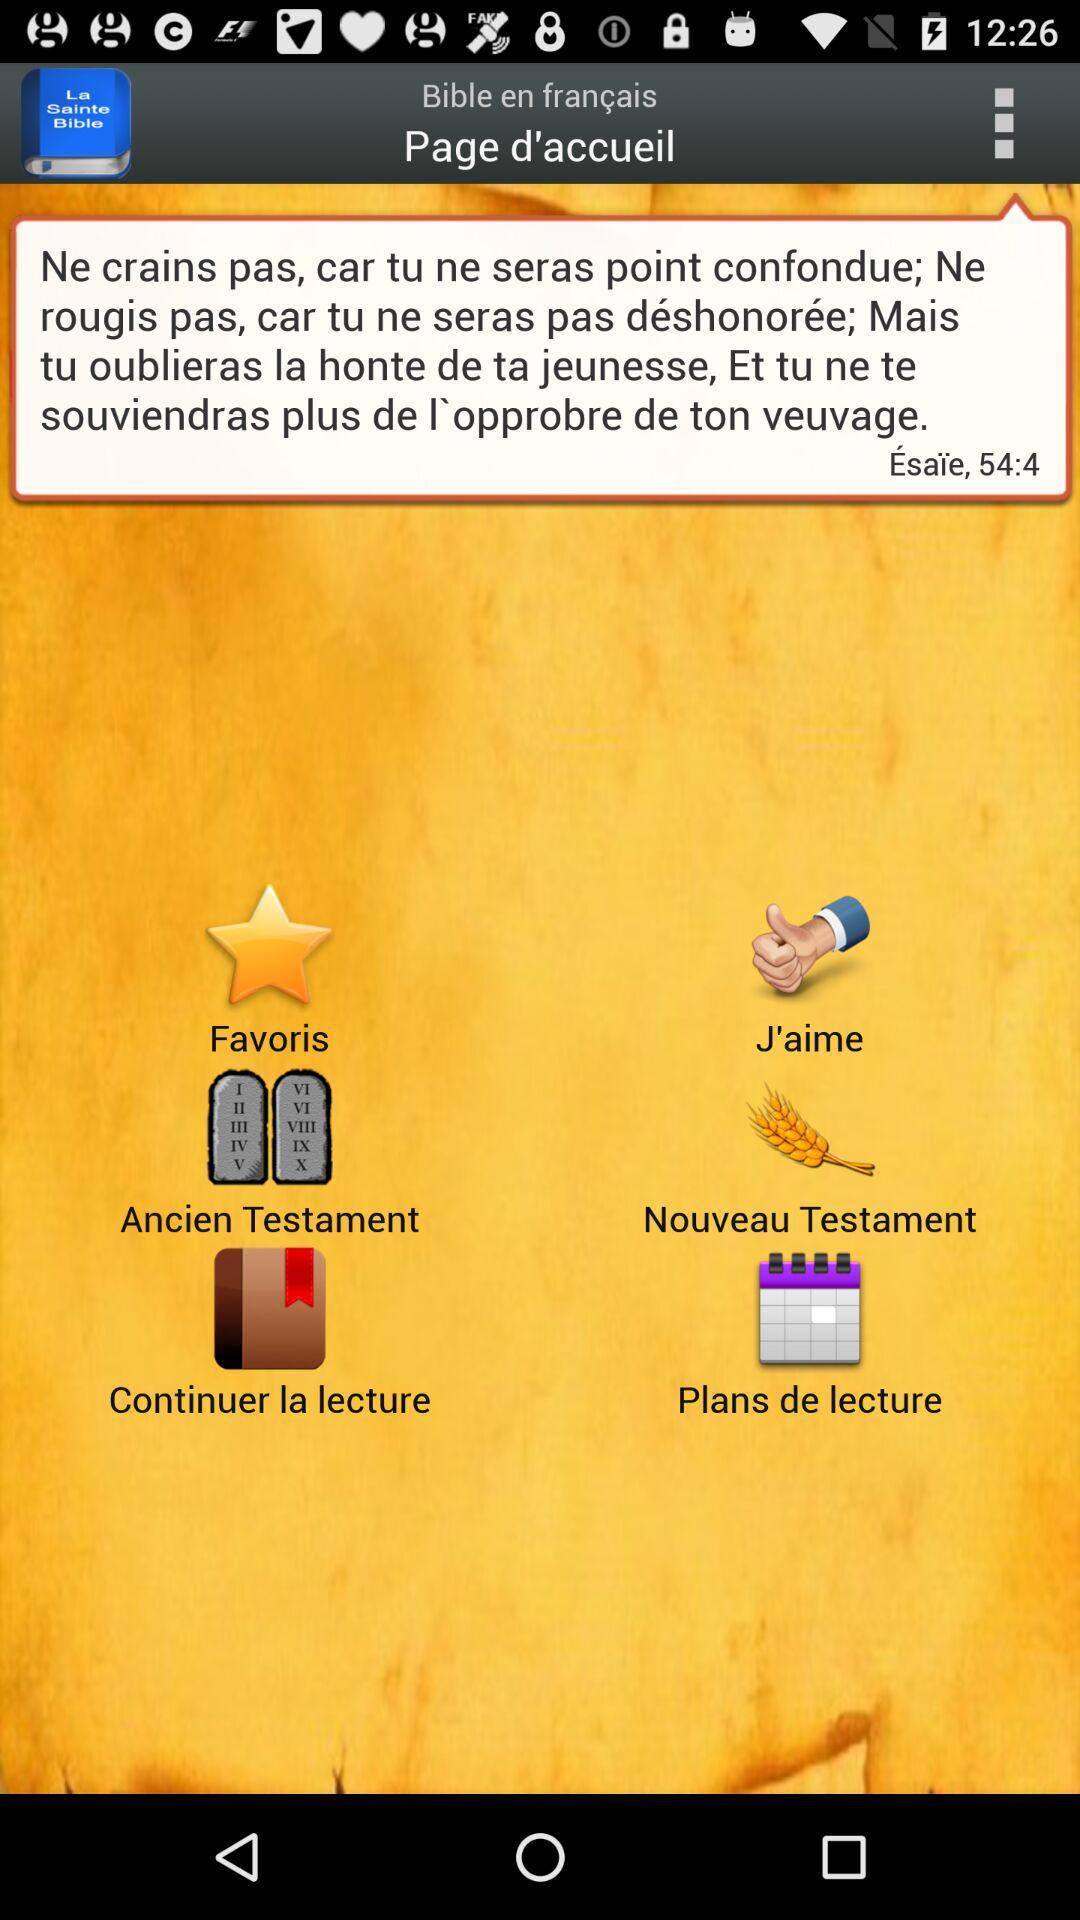 This screenshot has height=1920, width=1080. Describe the element at coordinates (1003, 131) in the screenshot. I see `the more icon` at that location.